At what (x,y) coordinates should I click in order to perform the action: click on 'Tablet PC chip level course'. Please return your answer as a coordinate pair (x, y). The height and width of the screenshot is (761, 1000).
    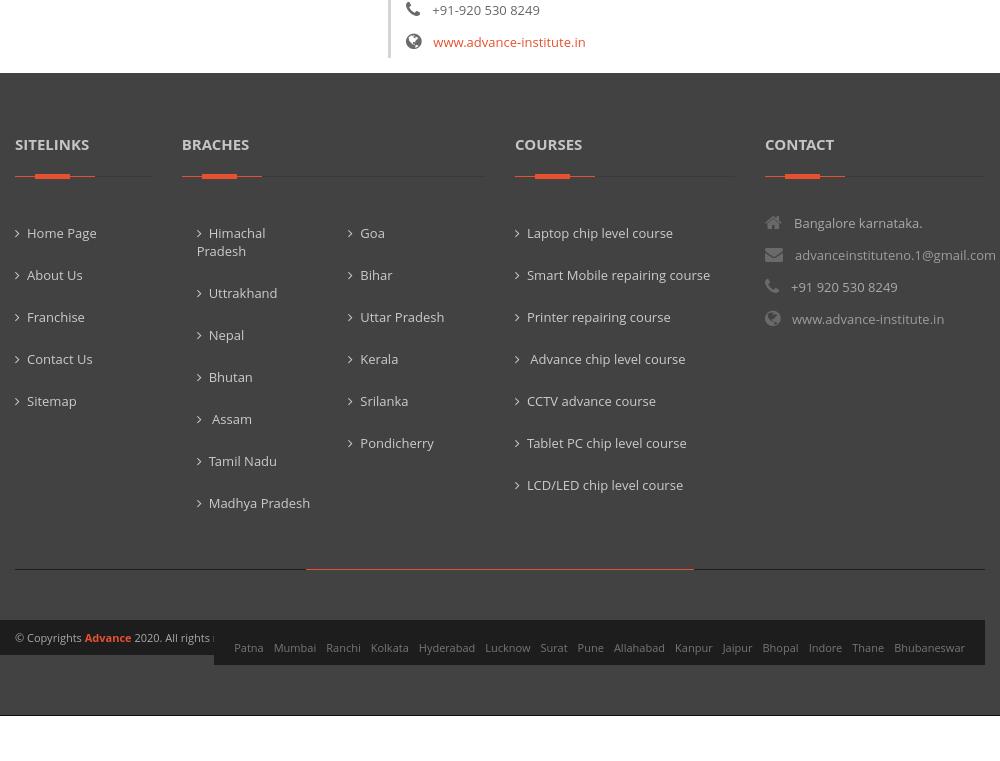
    Looking at the image, I should click on (605, 441).